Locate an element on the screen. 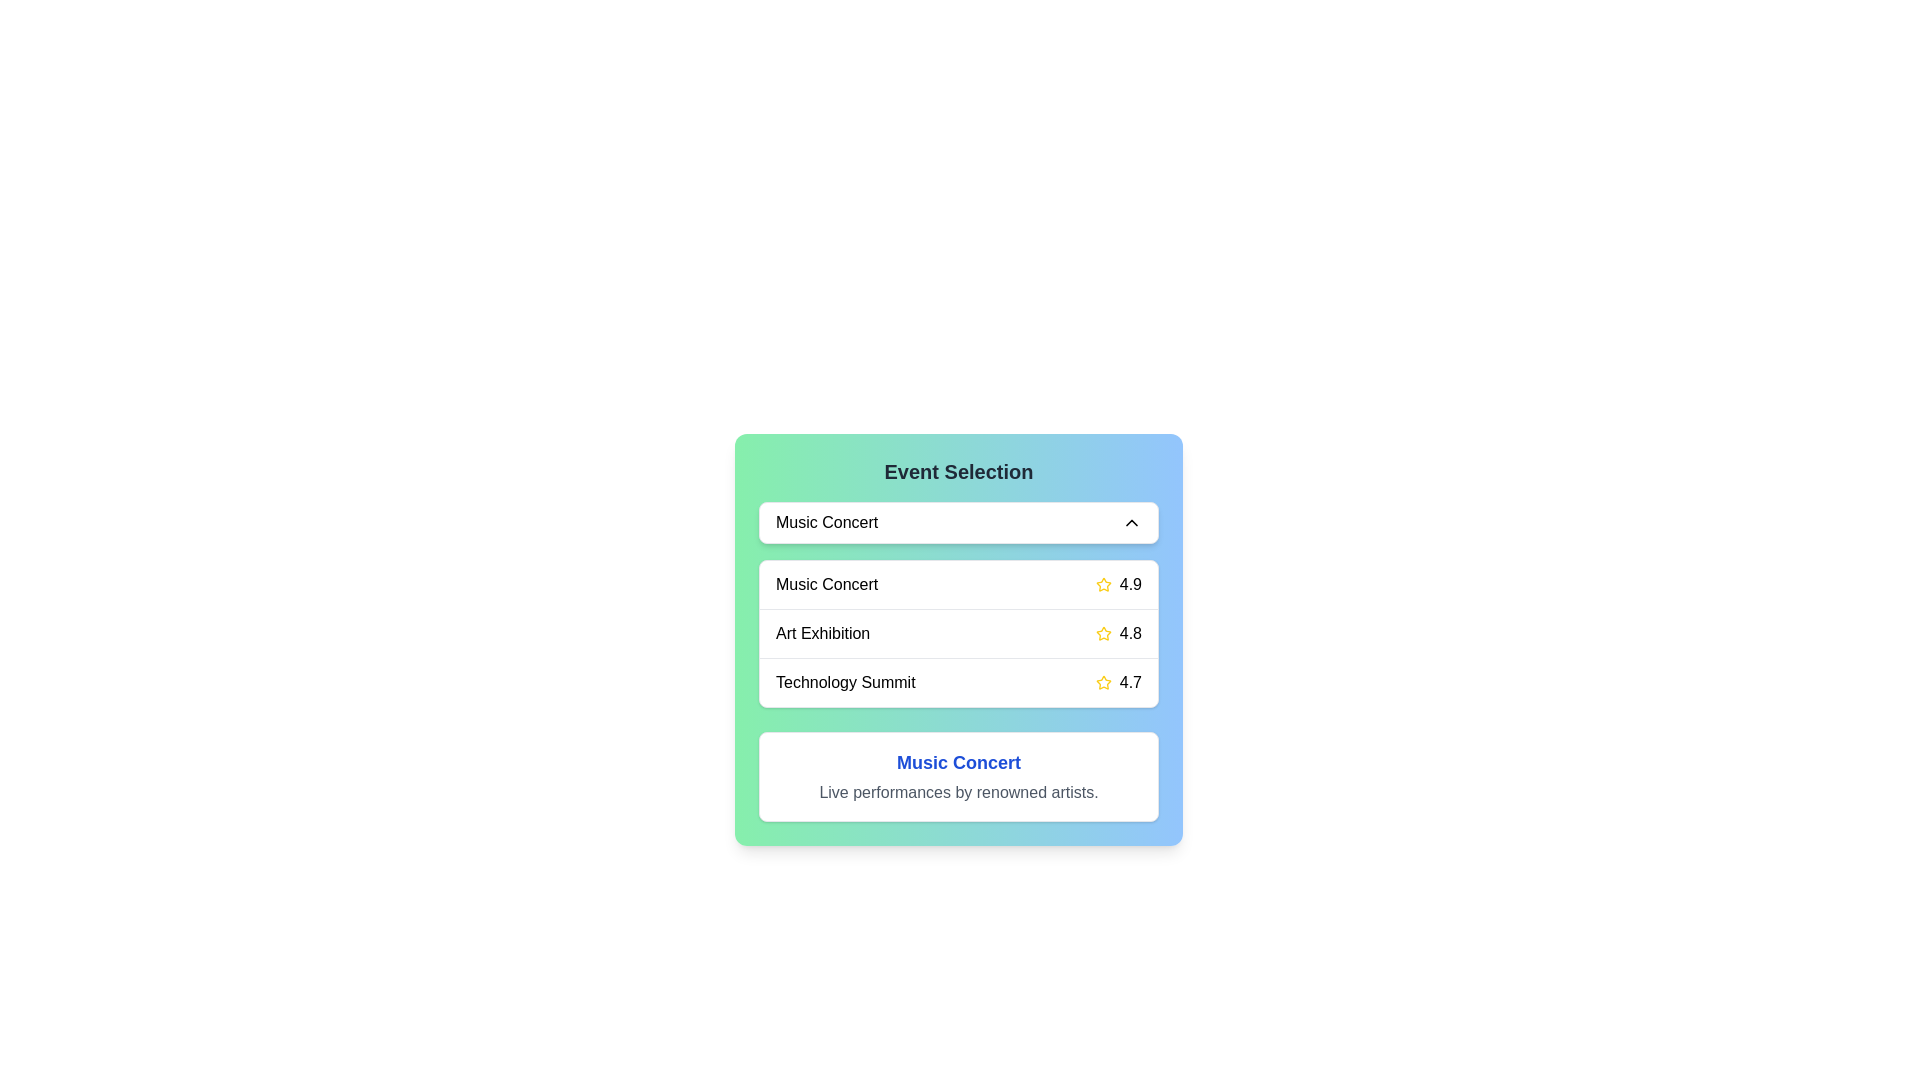 The width and height of the screenshot is (1920, 1080). the 'Music Concert' text label located in the dropdown menu beneath 'Event Selection' is located at coordinates (827, 522).